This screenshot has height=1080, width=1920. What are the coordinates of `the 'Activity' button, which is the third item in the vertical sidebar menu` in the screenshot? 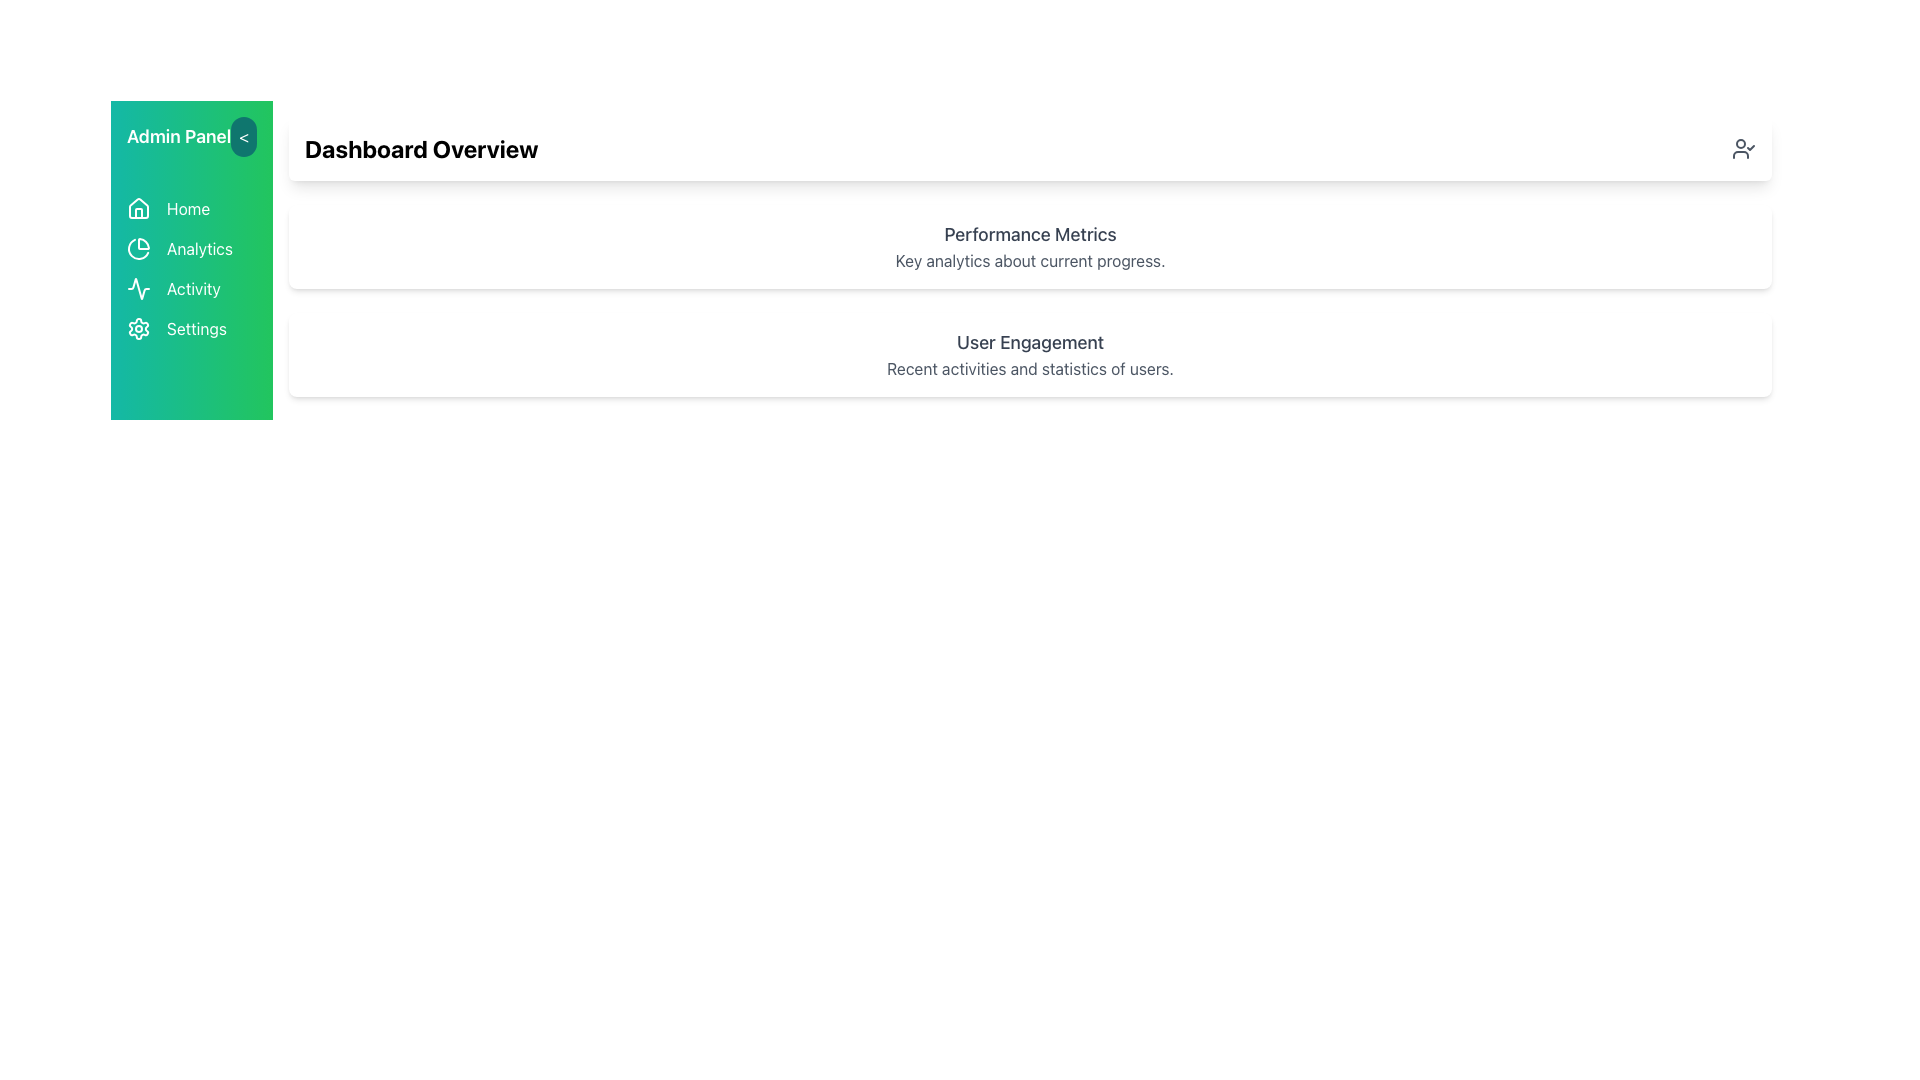 It's located at (192, 289).